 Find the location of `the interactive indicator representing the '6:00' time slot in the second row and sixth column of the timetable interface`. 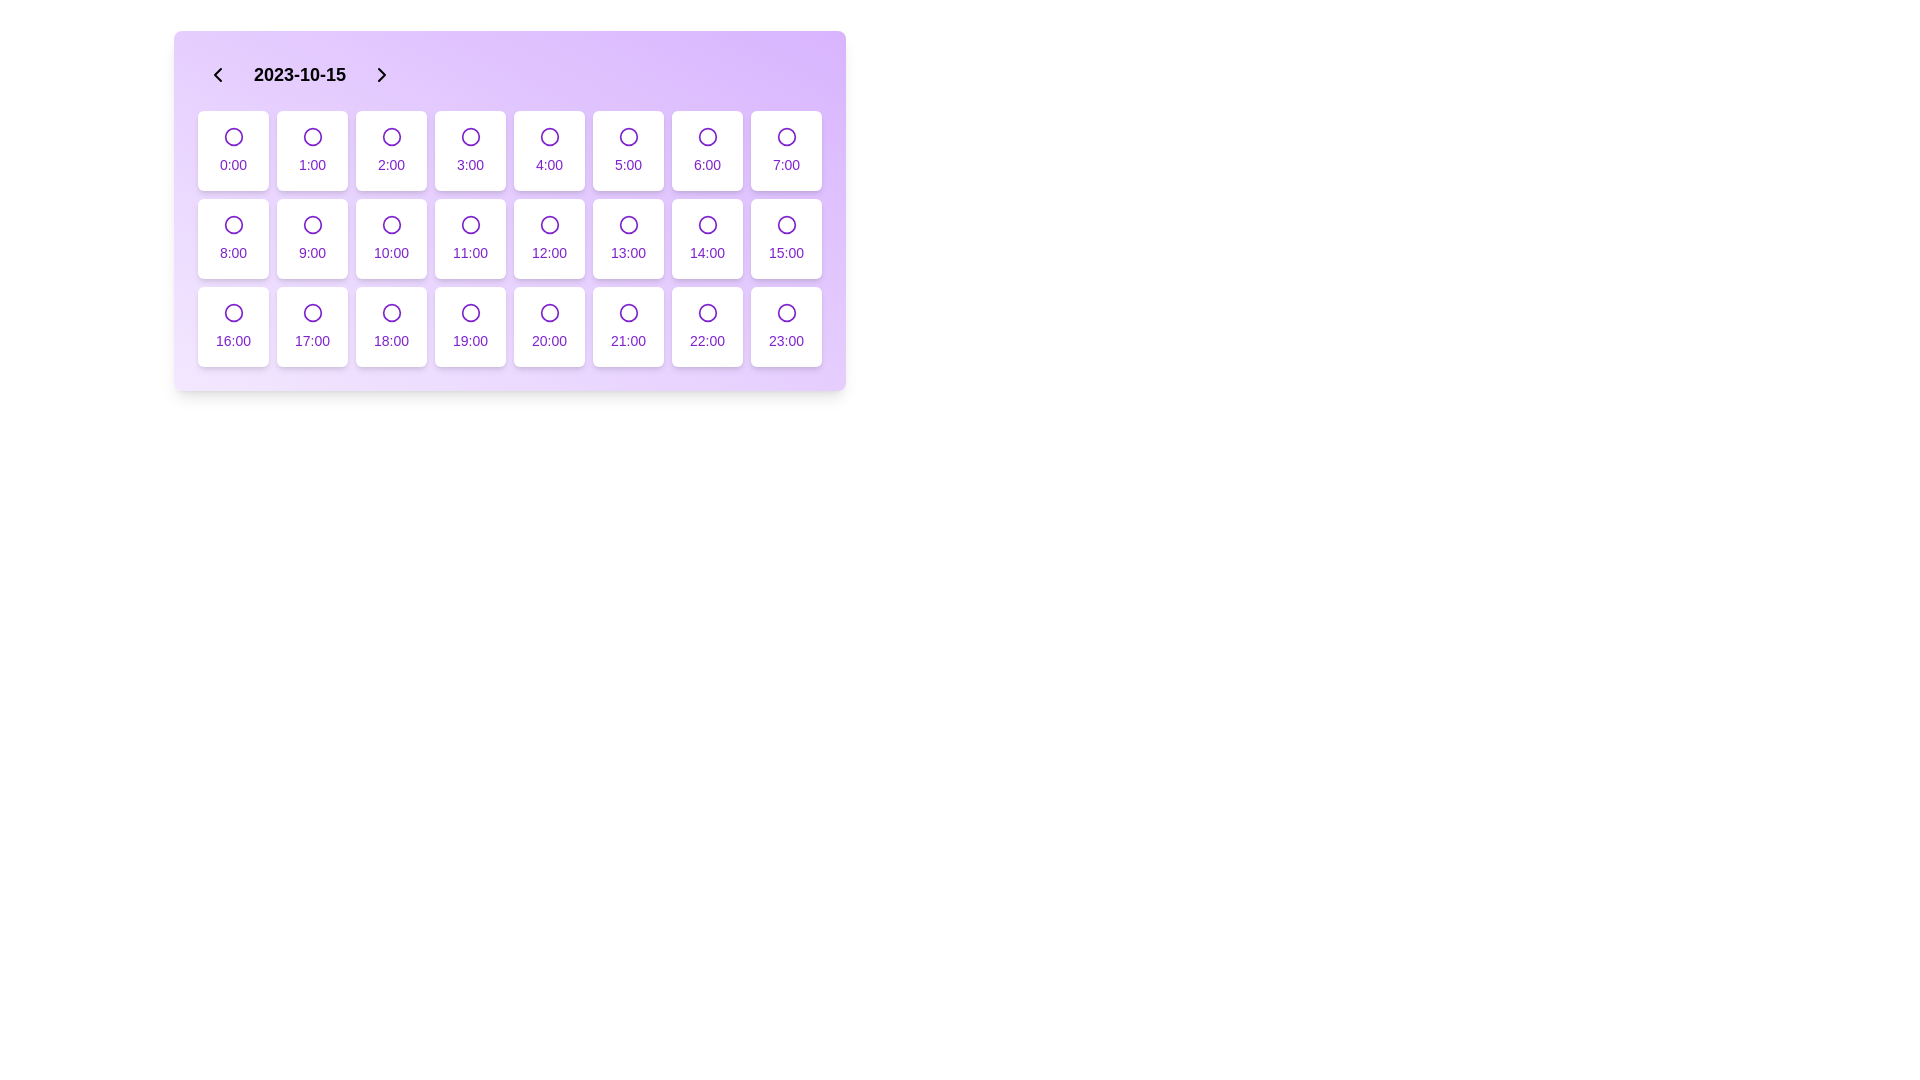

the interactive indicator representing the '6:00' time slot in the second row and sixth column of the timetable interface is located at coordinates (707, 136).